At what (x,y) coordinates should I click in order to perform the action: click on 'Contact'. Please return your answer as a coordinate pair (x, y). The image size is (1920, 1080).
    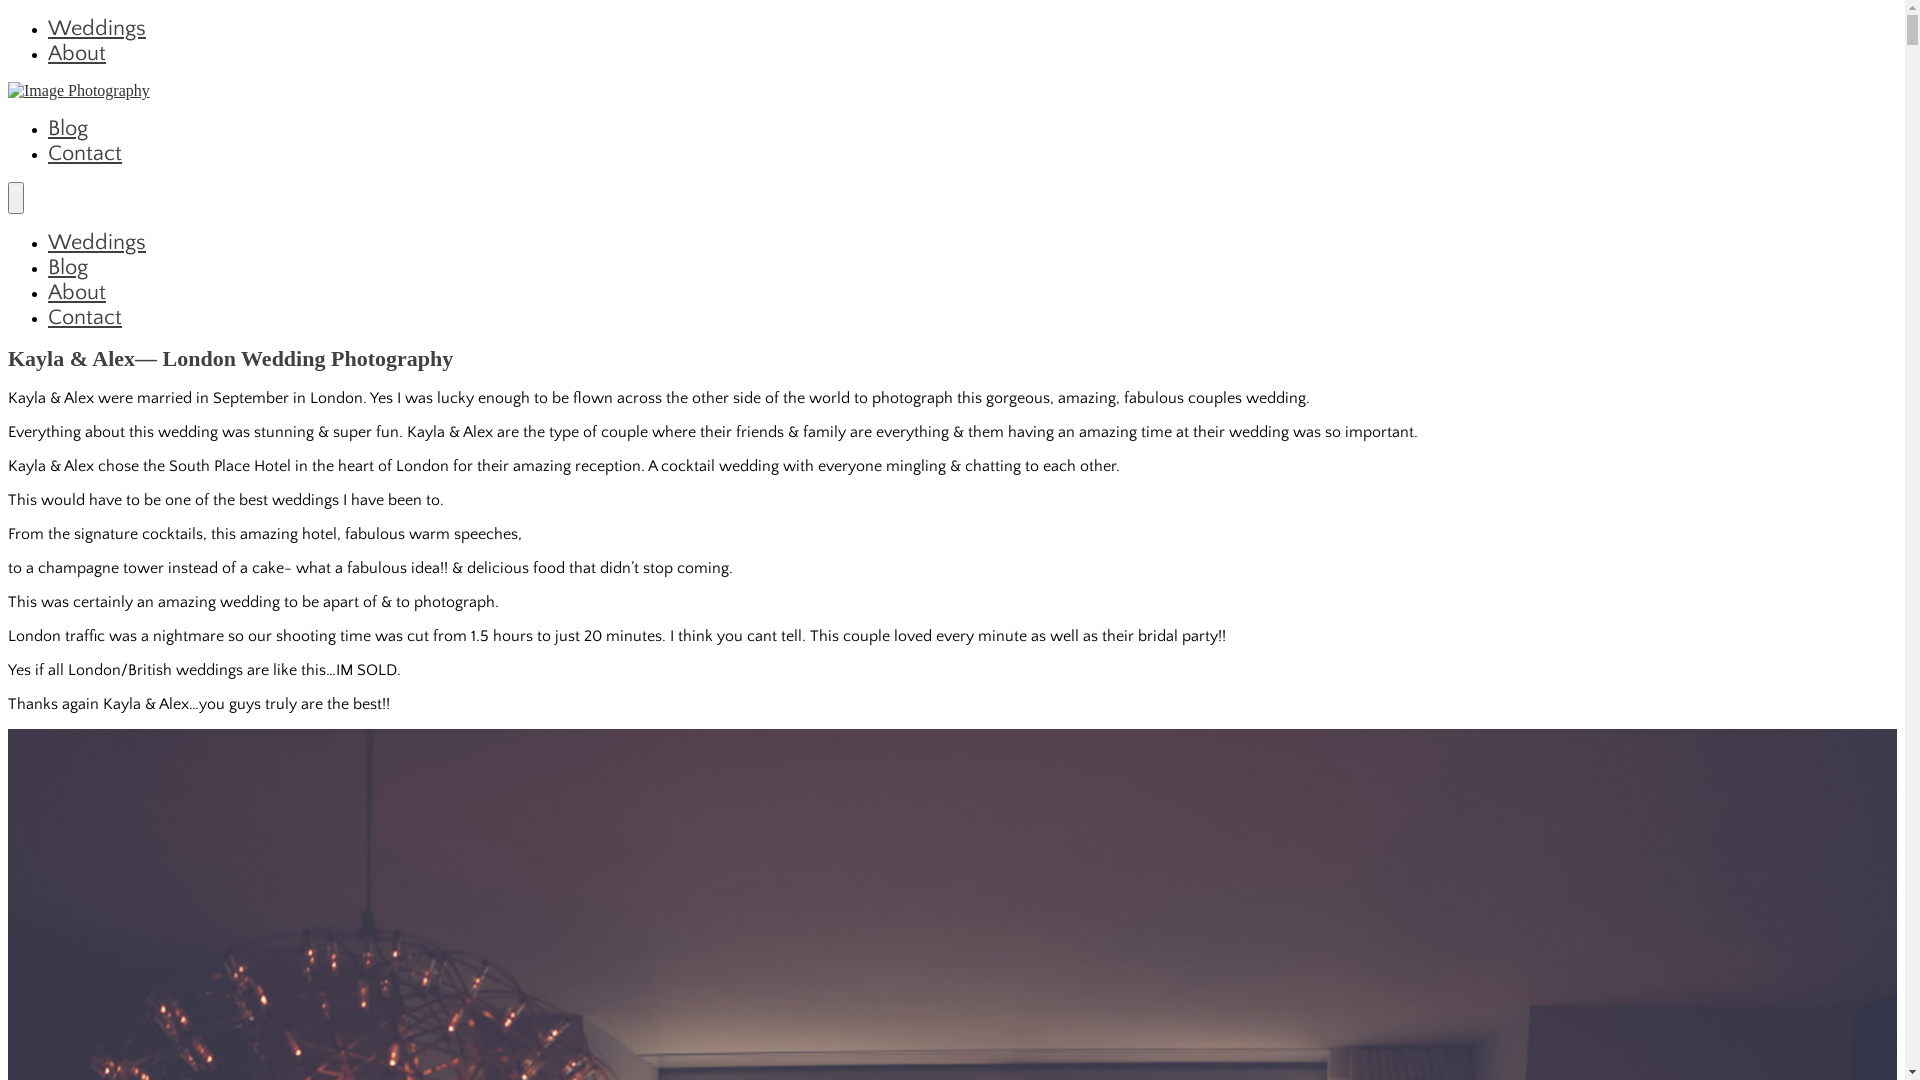
    Looking at the image, I should click on (84, 316).